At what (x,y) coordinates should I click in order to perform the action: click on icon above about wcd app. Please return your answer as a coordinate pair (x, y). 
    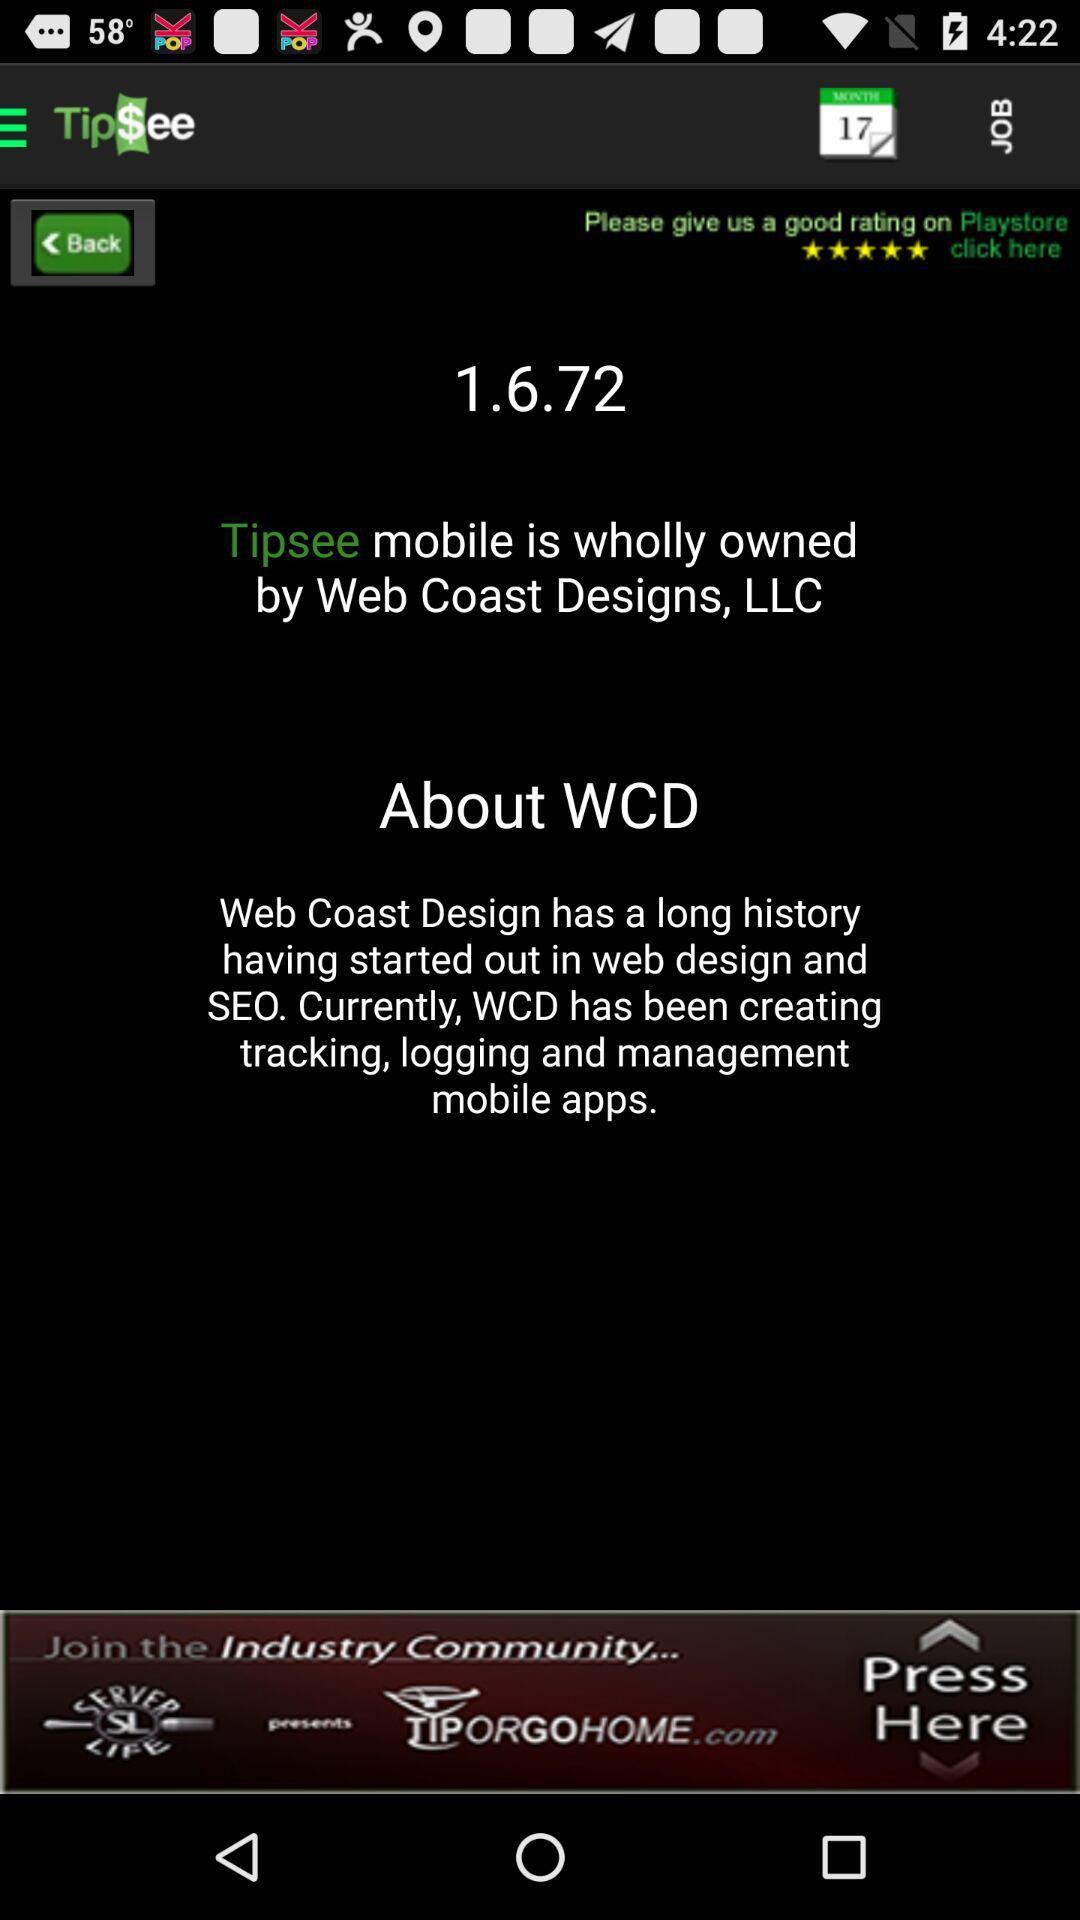
    Looking at the image, I should click on (538, 593).